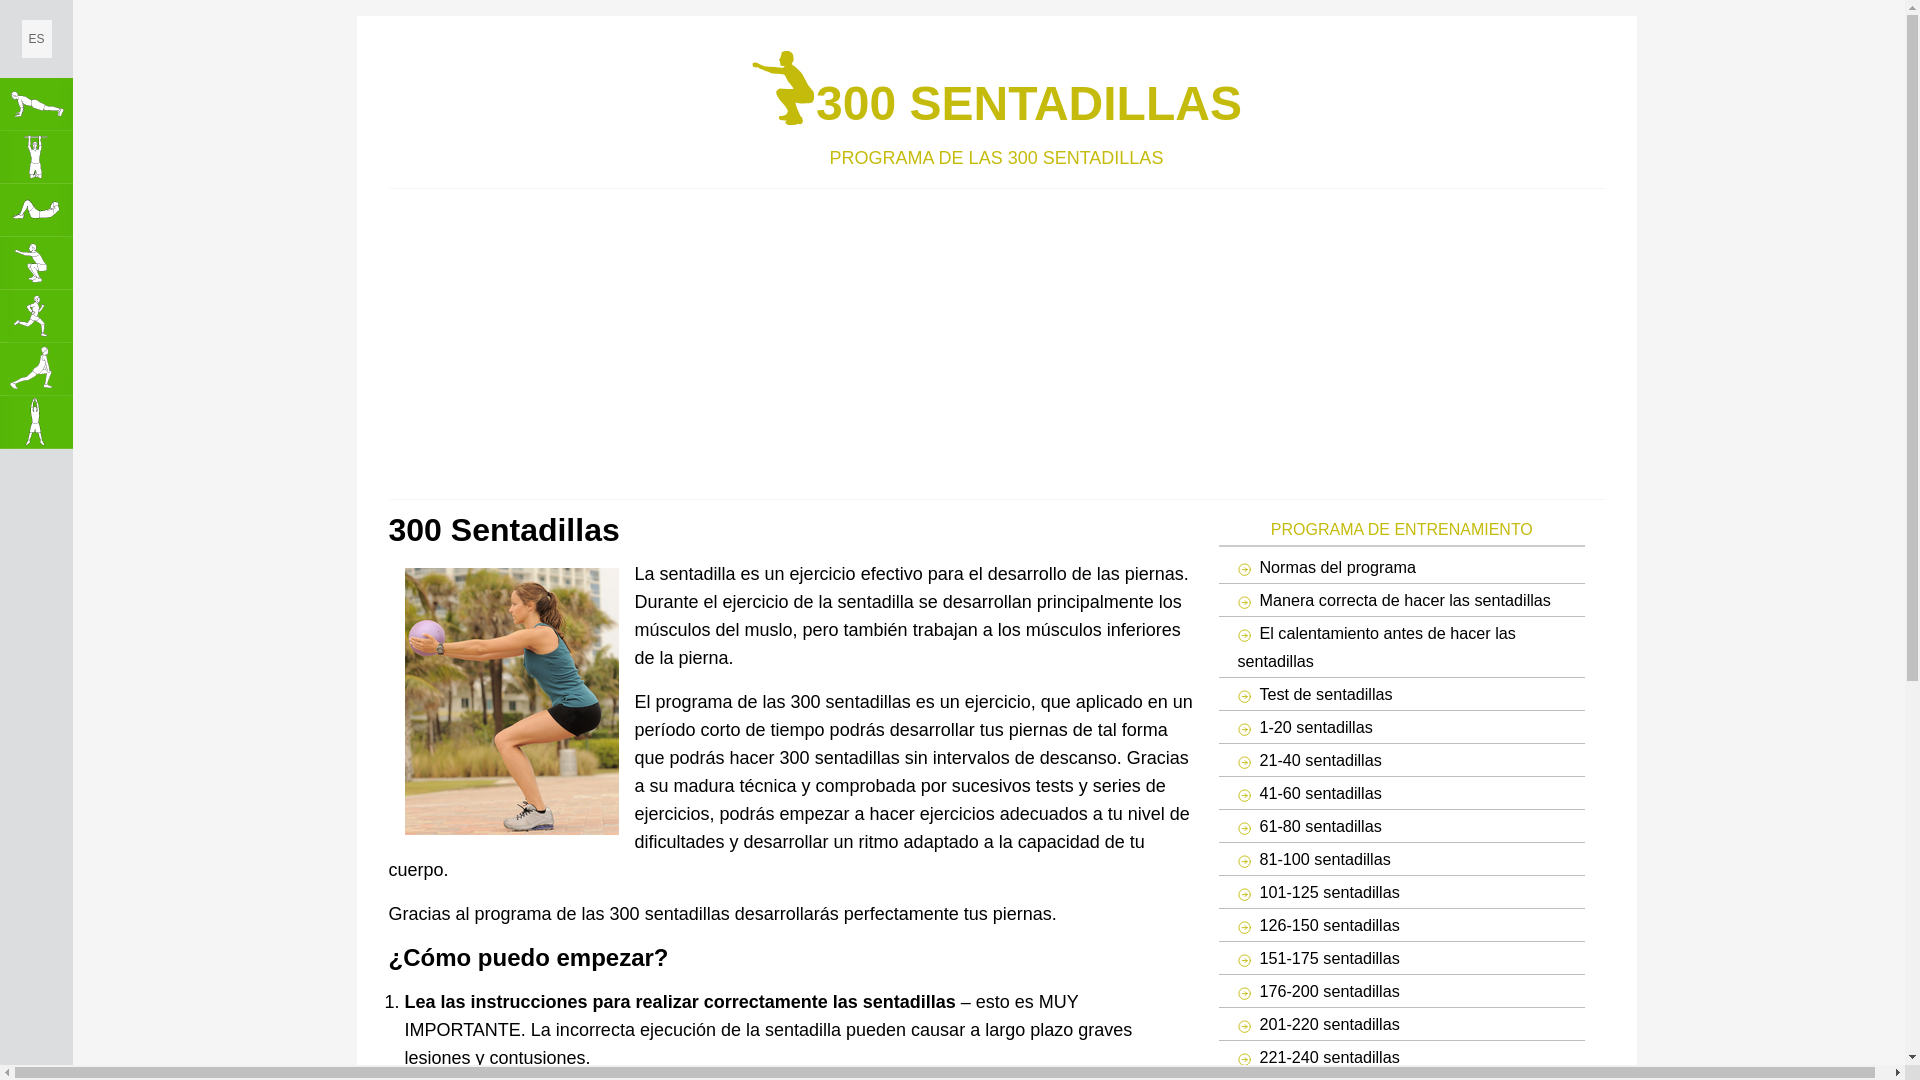 The image size is (1920, 1080). I want to click on '126-150 sentadillas', so click(1218, 925).